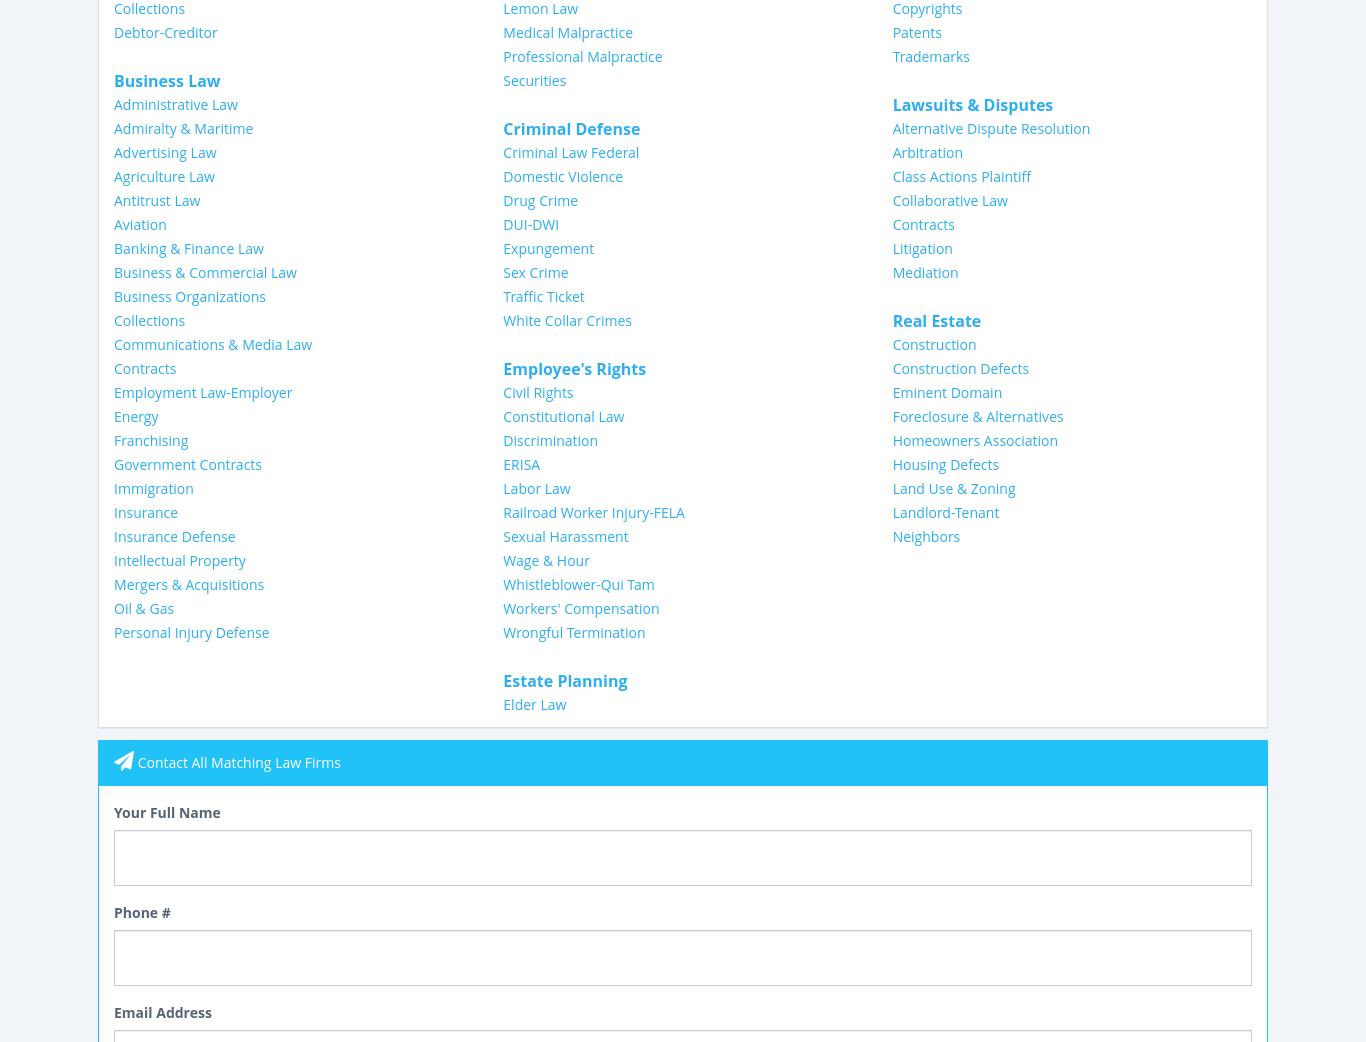  I want to click on 'Class Actions Plaintiff', so click(890, 174).